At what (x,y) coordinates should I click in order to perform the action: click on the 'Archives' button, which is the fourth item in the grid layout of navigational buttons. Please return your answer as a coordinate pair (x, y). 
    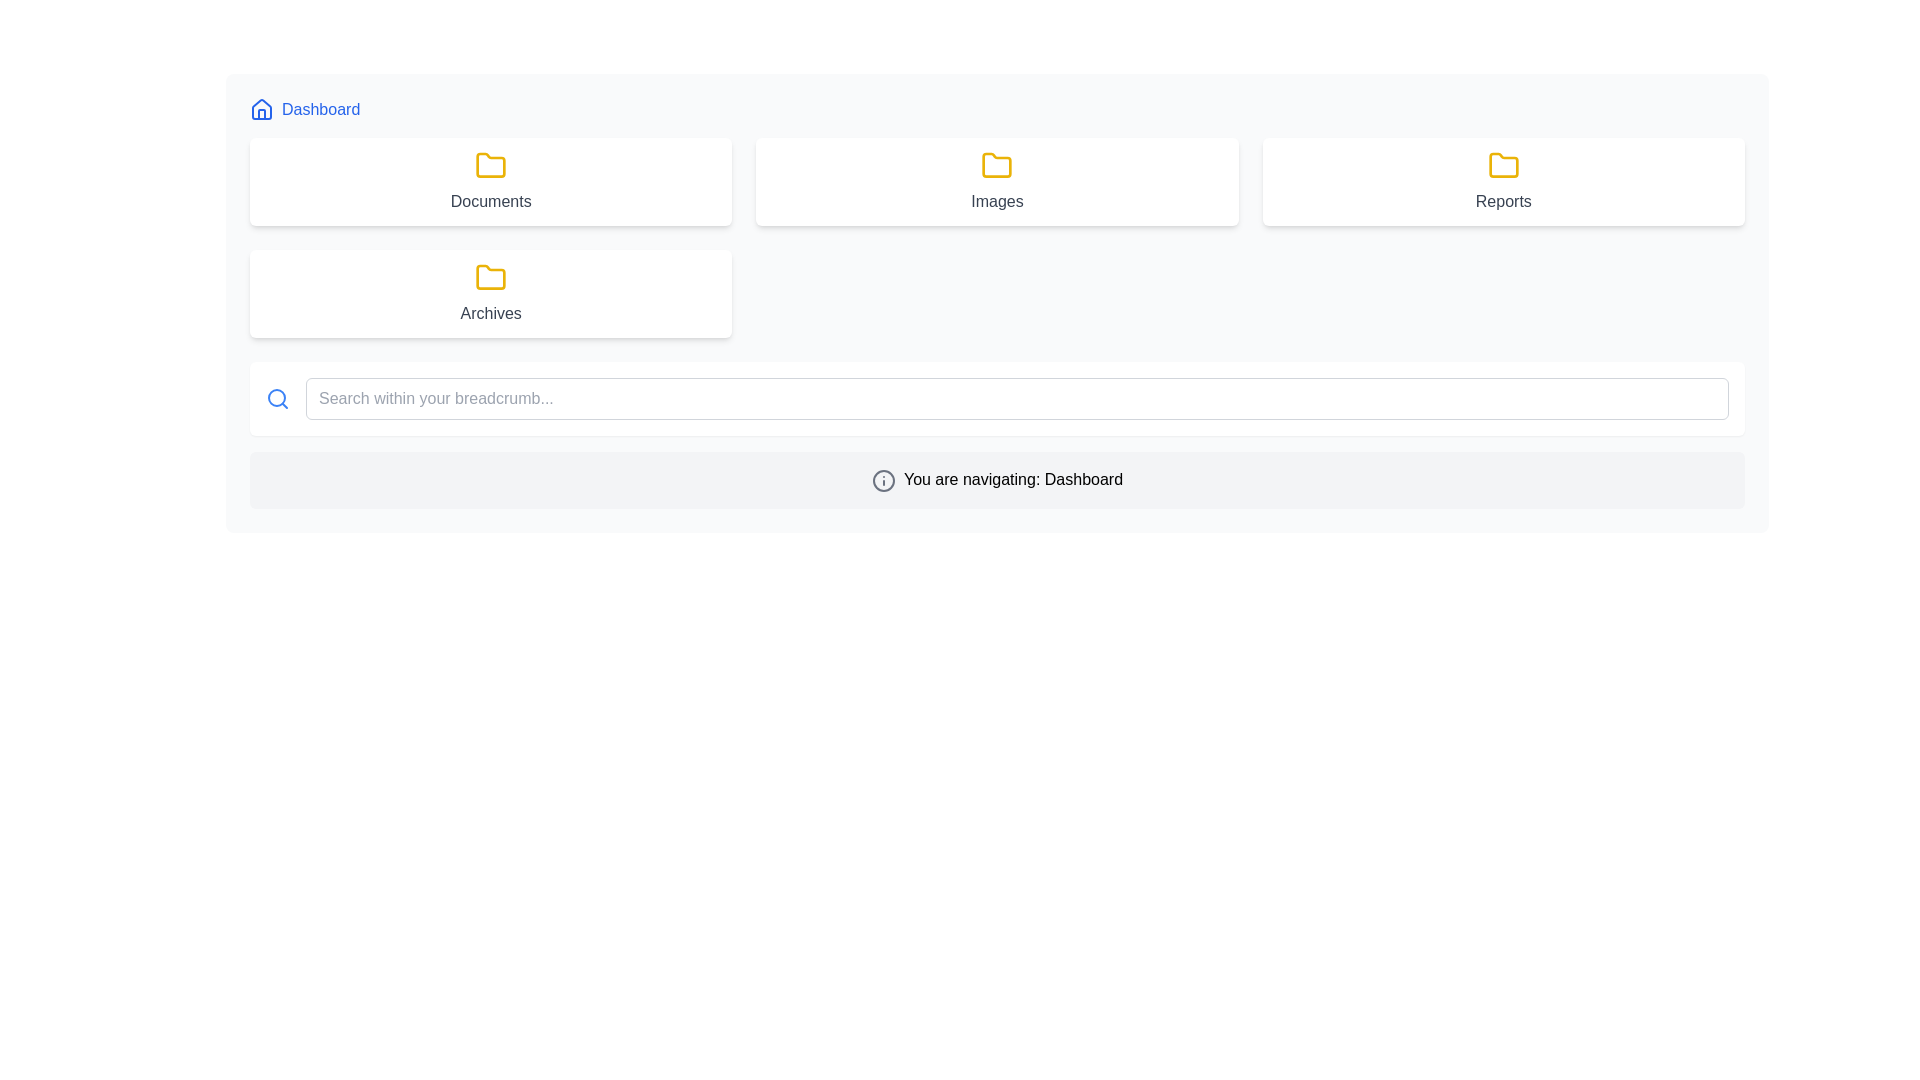
    Looking at the image, I should click on (491, 293).